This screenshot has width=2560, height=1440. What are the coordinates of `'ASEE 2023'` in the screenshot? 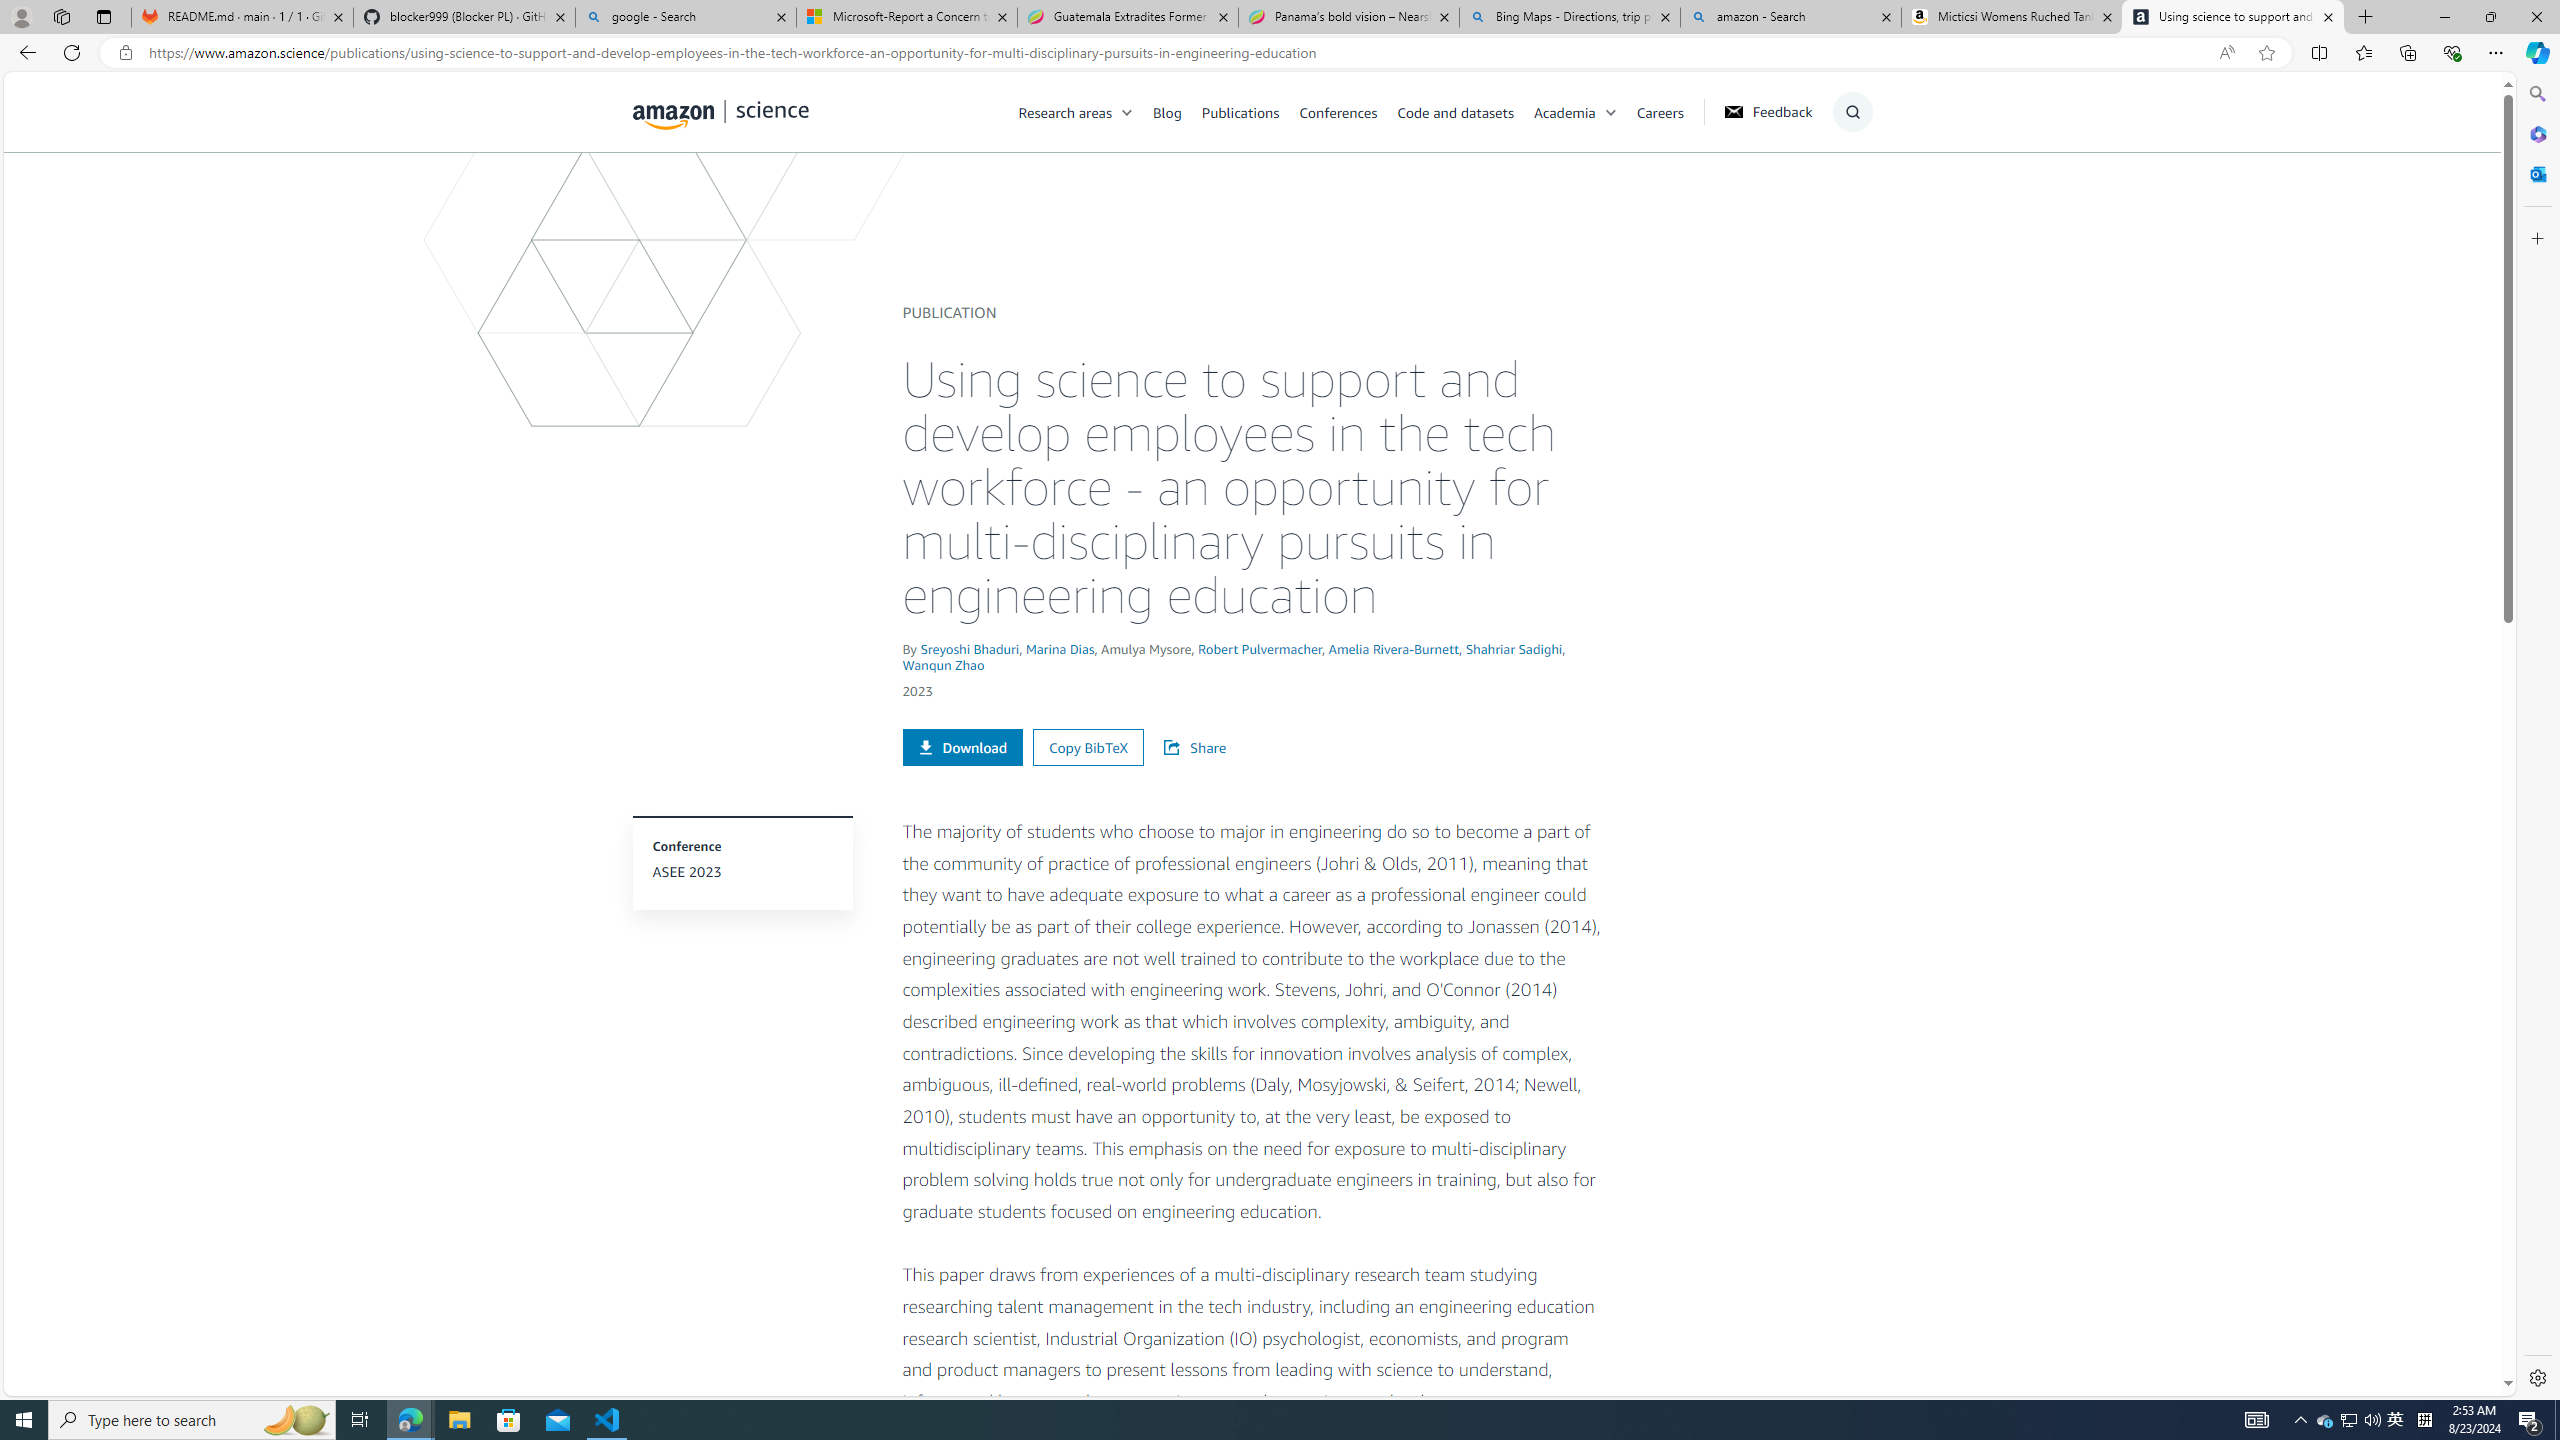 It's located at (741, 870).